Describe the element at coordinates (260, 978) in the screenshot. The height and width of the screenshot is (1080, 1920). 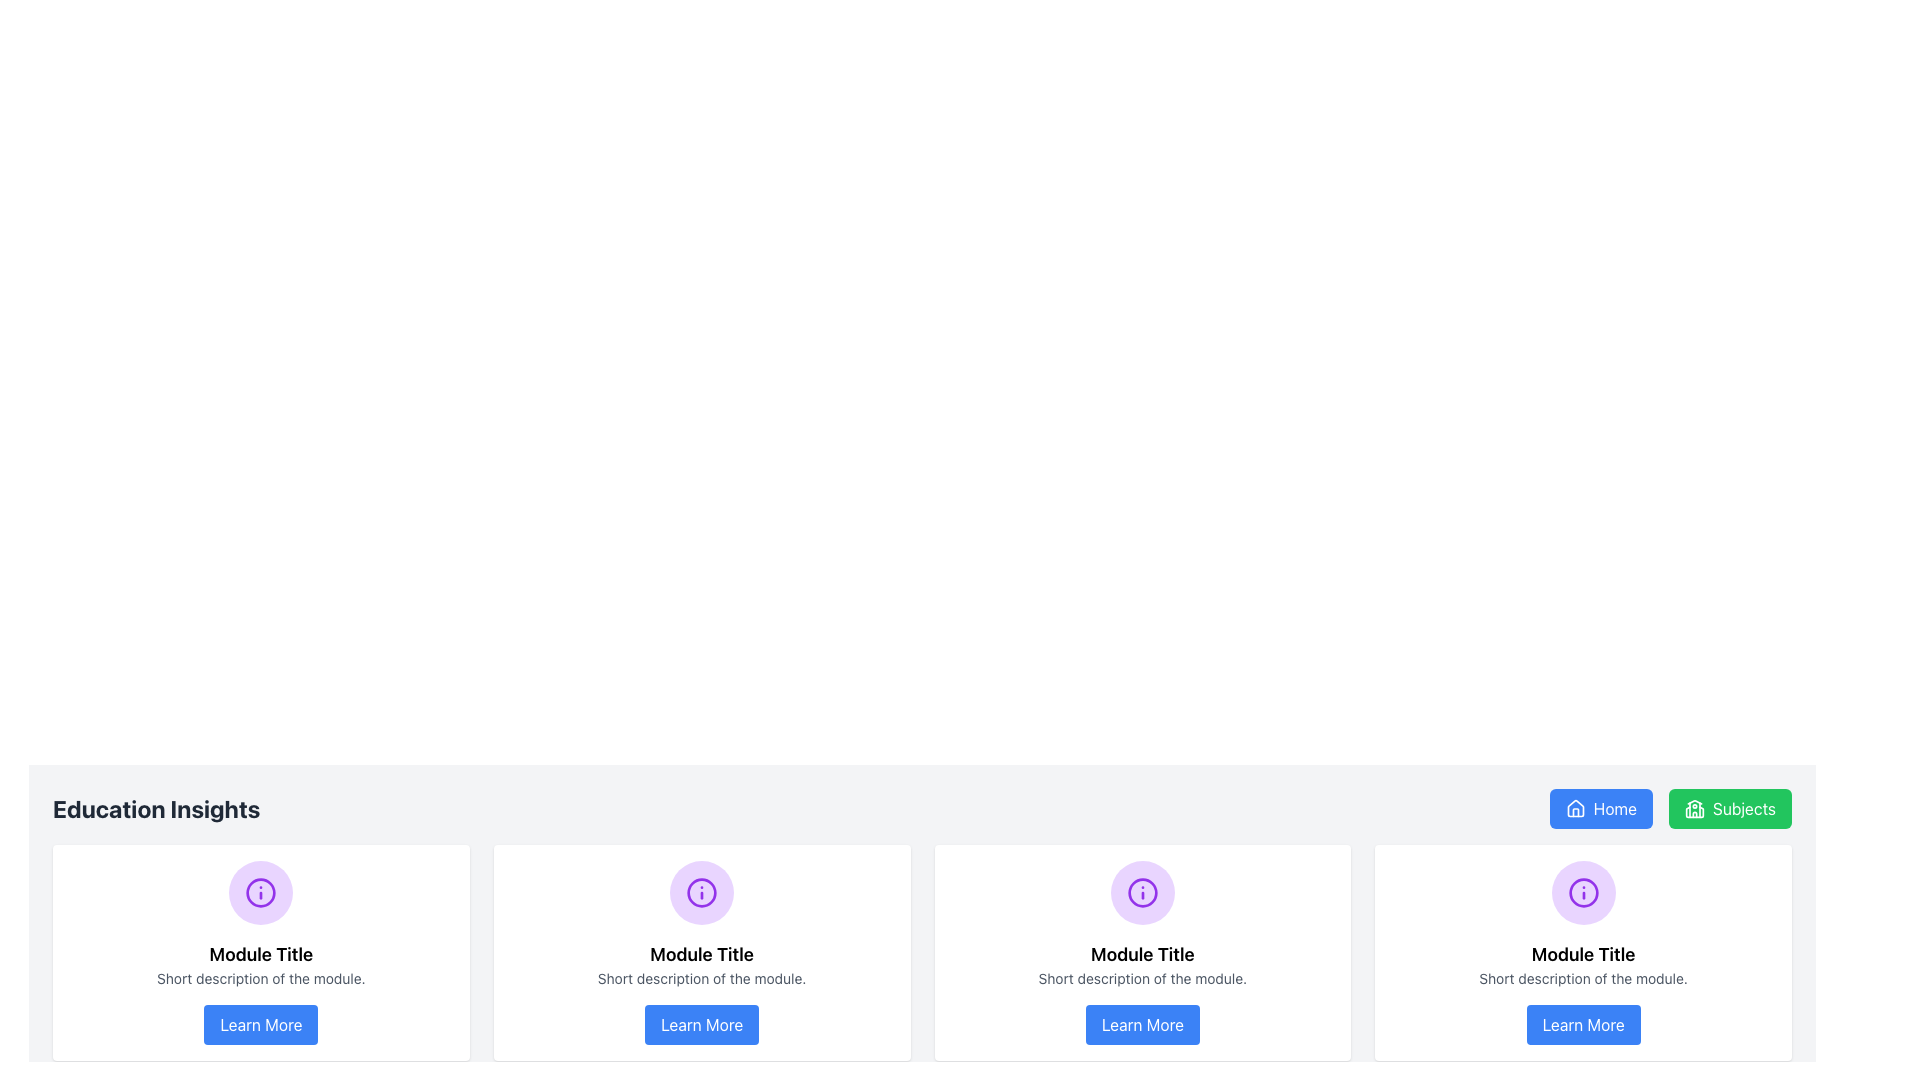
I see `the Text block that provides a brief textual description located below the 'Module Title' and above the 'Learn More' button` at that location.